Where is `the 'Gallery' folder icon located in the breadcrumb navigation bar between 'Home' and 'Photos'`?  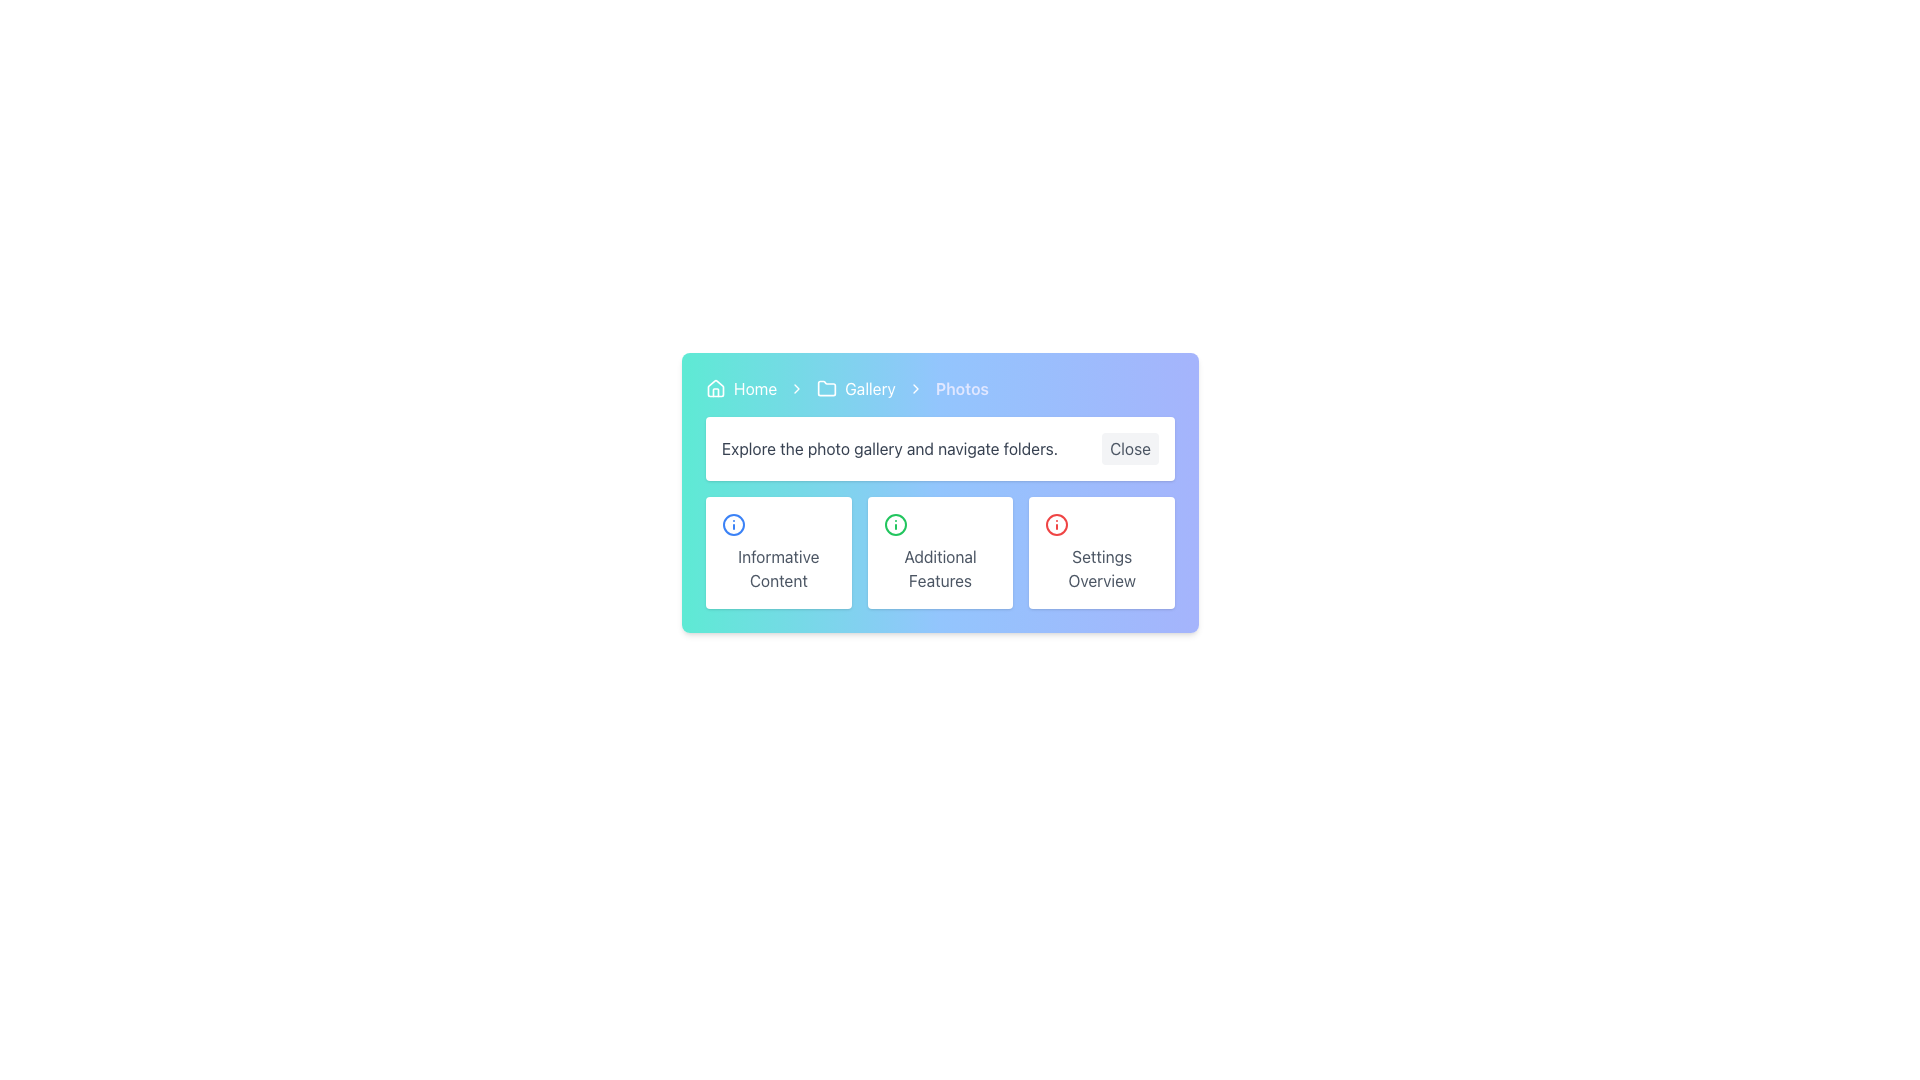 the 'Gallery' folder icon located in the breadcrumb navigation bar between 'Home' and 'Photos' is located at coordinates (827, 388).